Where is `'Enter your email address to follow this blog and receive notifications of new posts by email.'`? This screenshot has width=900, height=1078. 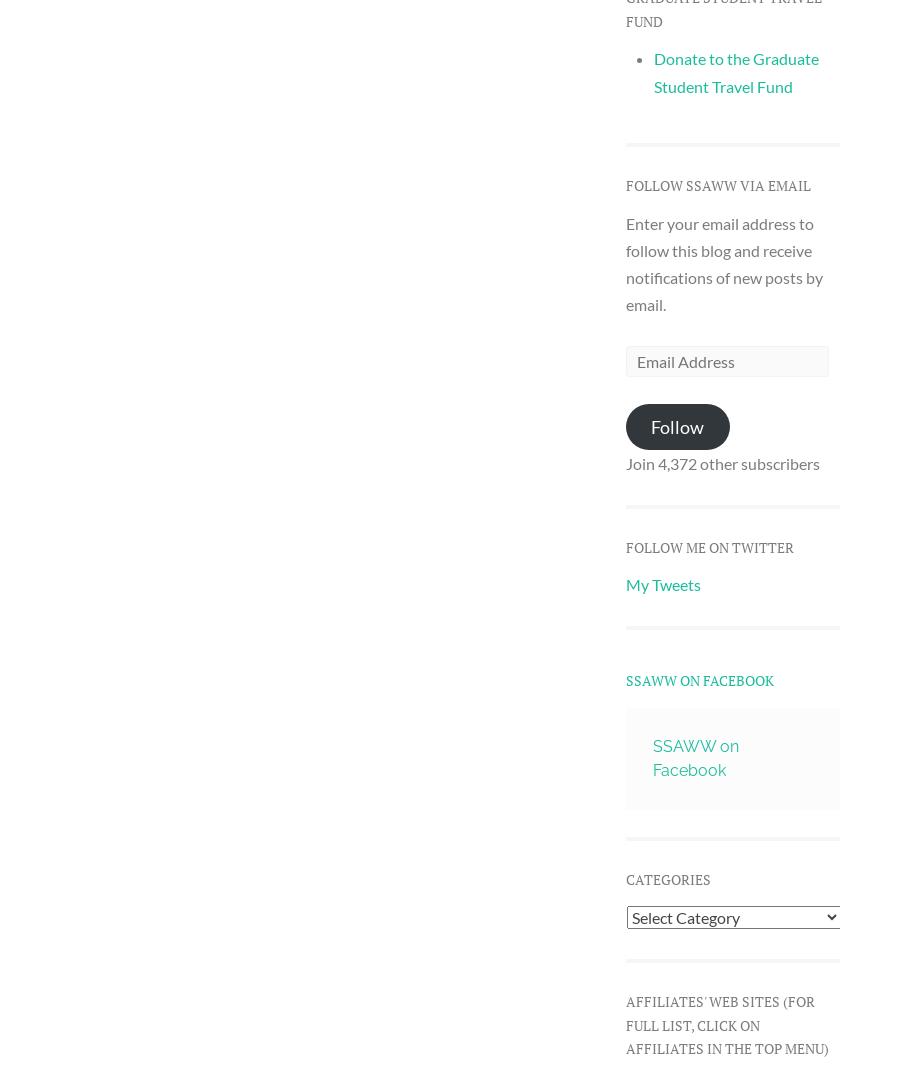
'Enter your email address to follow this blog and receive notifications of new posts by email.' is located at coordinates (722, 262).